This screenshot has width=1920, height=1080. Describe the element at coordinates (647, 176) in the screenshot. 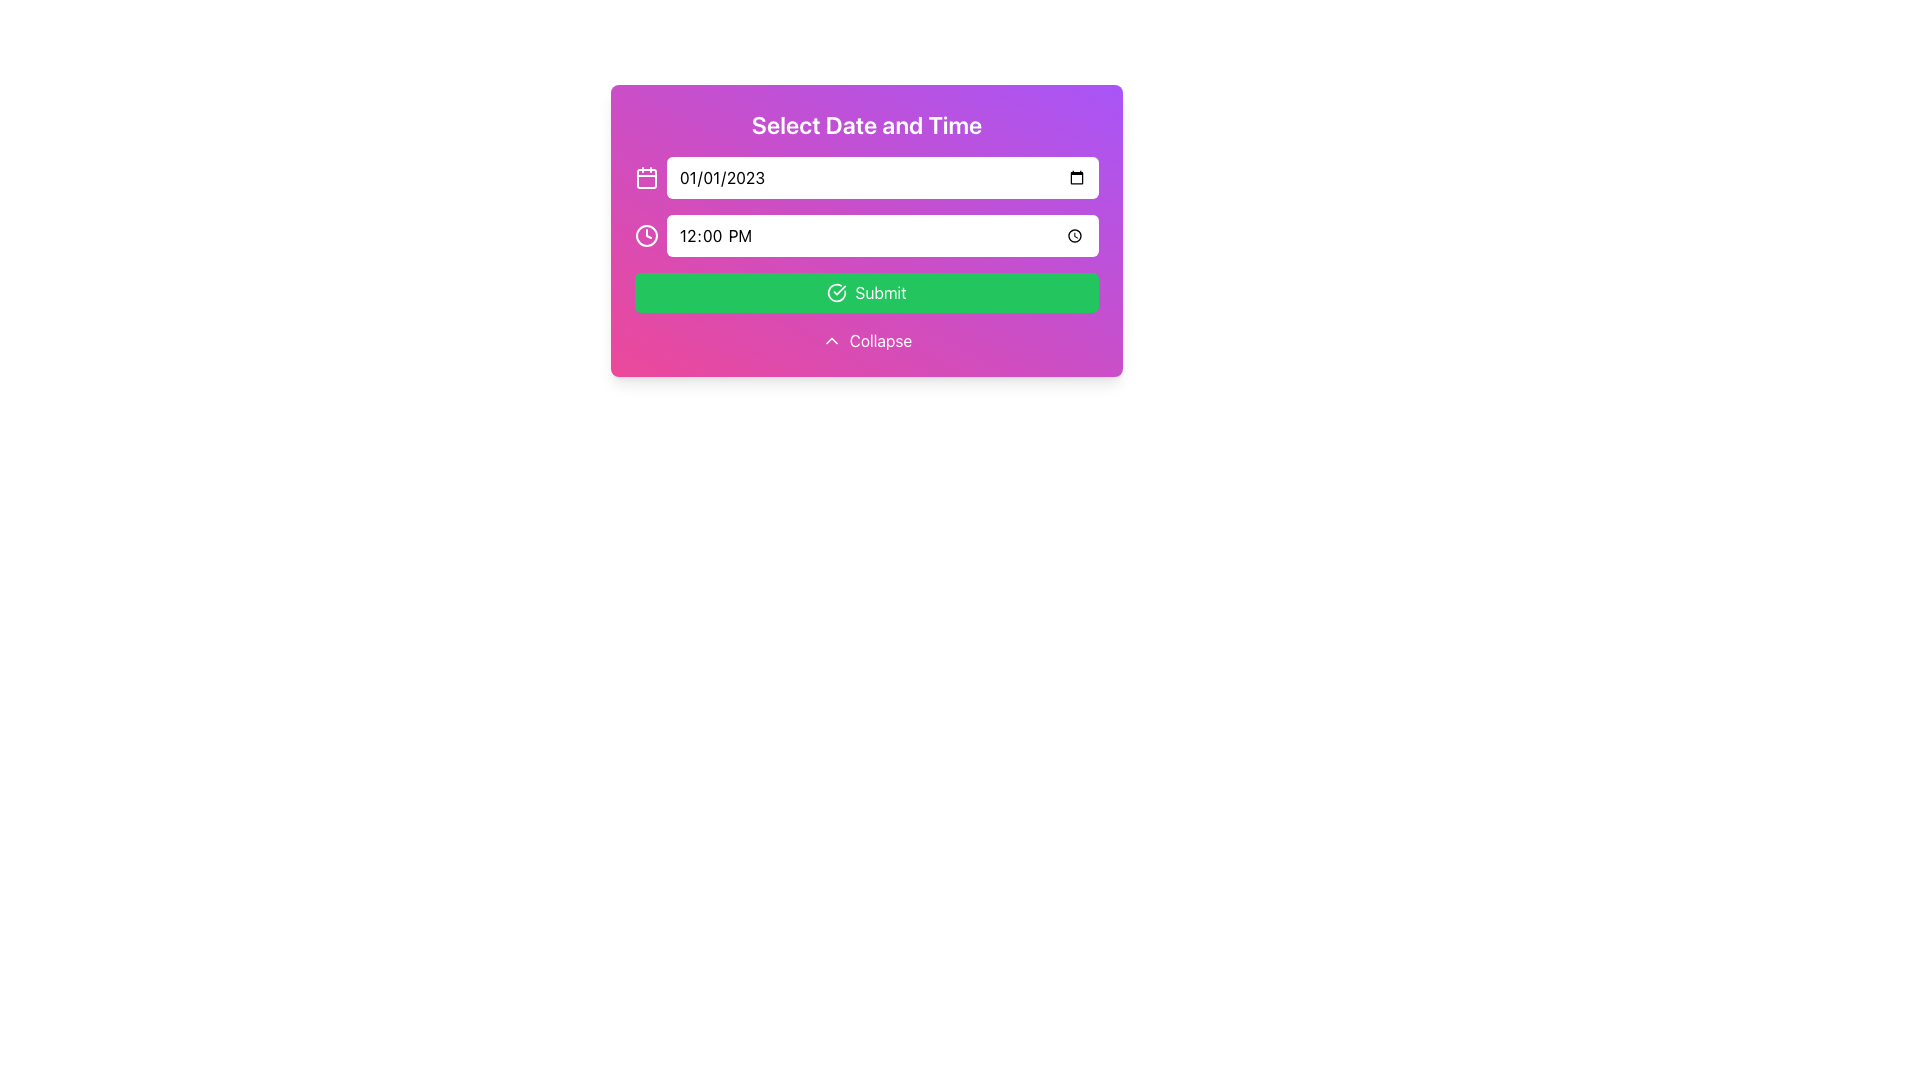

I see `the date selection icon located to the left of the date input field labeled '01/01/2023' within the 'Select Date and Time' form` at that location.